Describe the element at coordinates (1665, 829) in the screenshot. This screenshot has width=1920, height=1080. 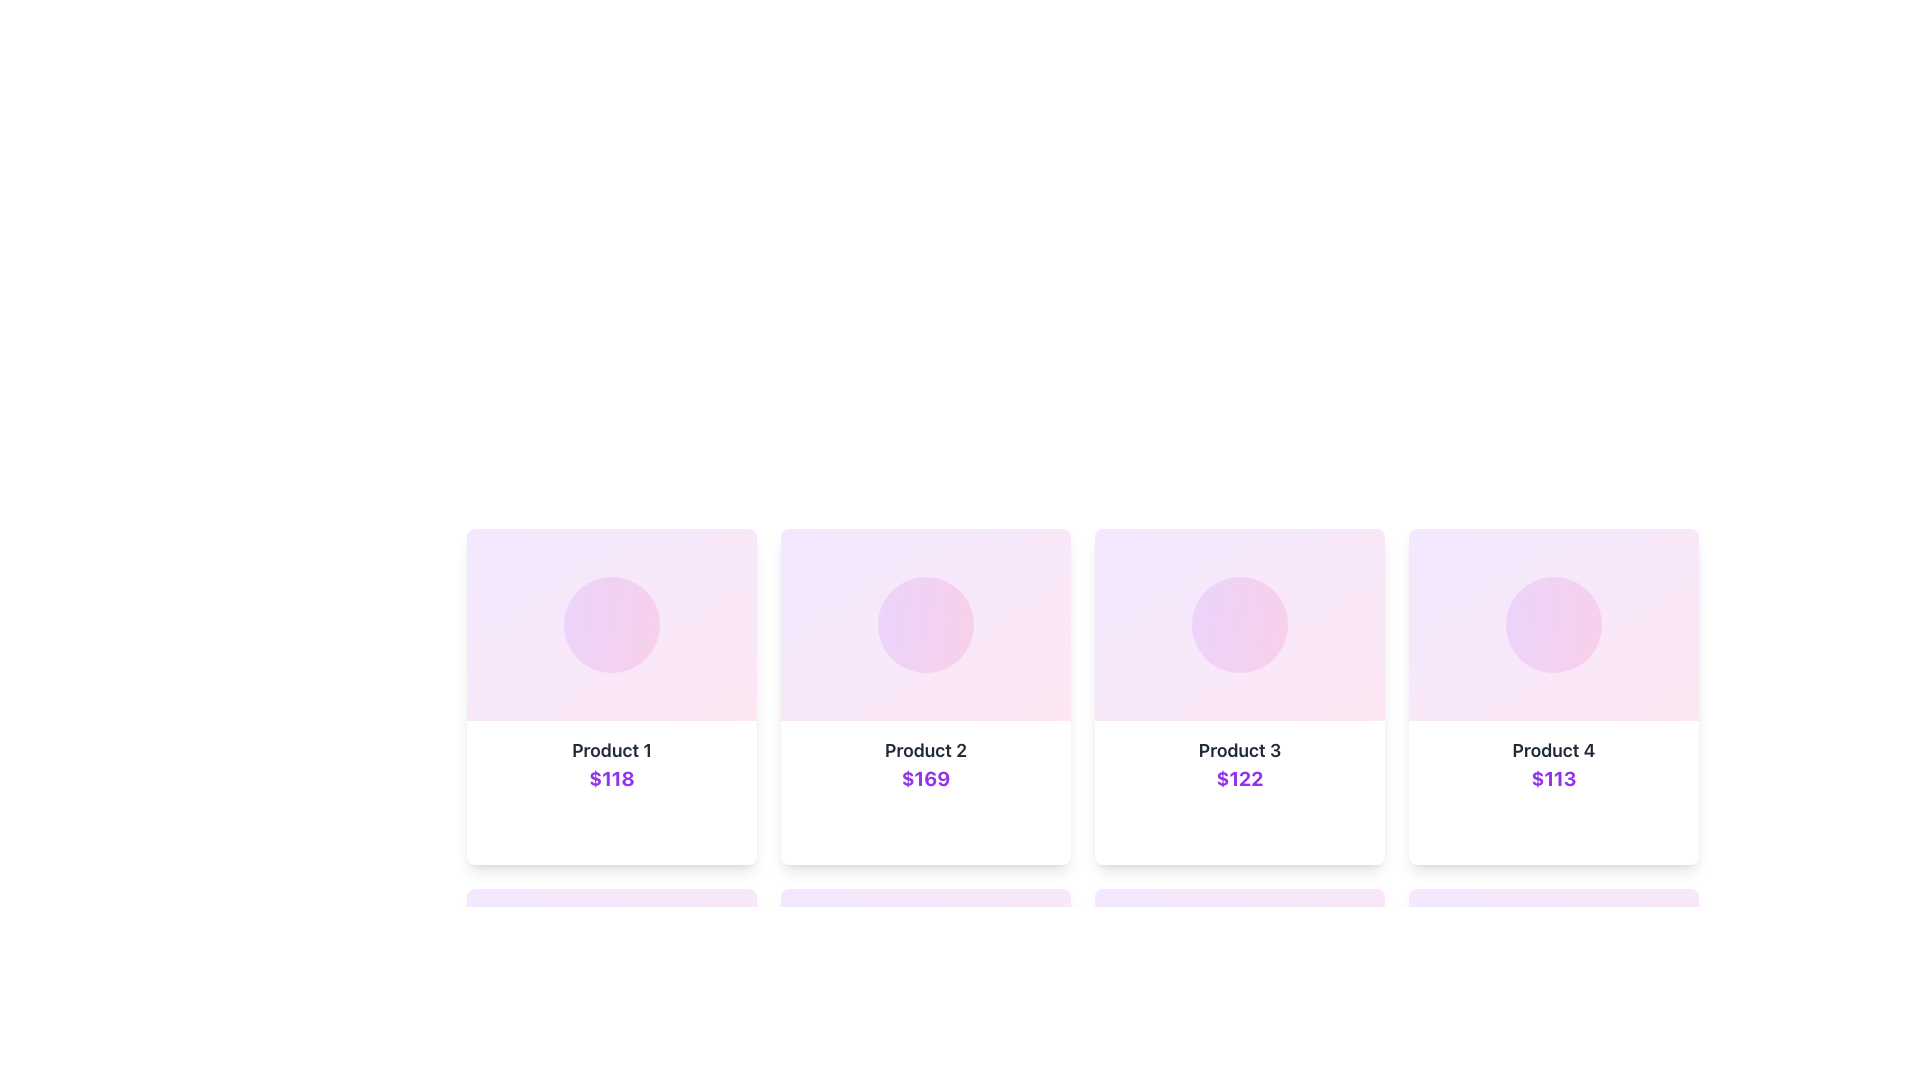
I see `the interactive button located in the bottom-right corner of the fourth product card, beneath the product price display, for visual feedback` at that location.